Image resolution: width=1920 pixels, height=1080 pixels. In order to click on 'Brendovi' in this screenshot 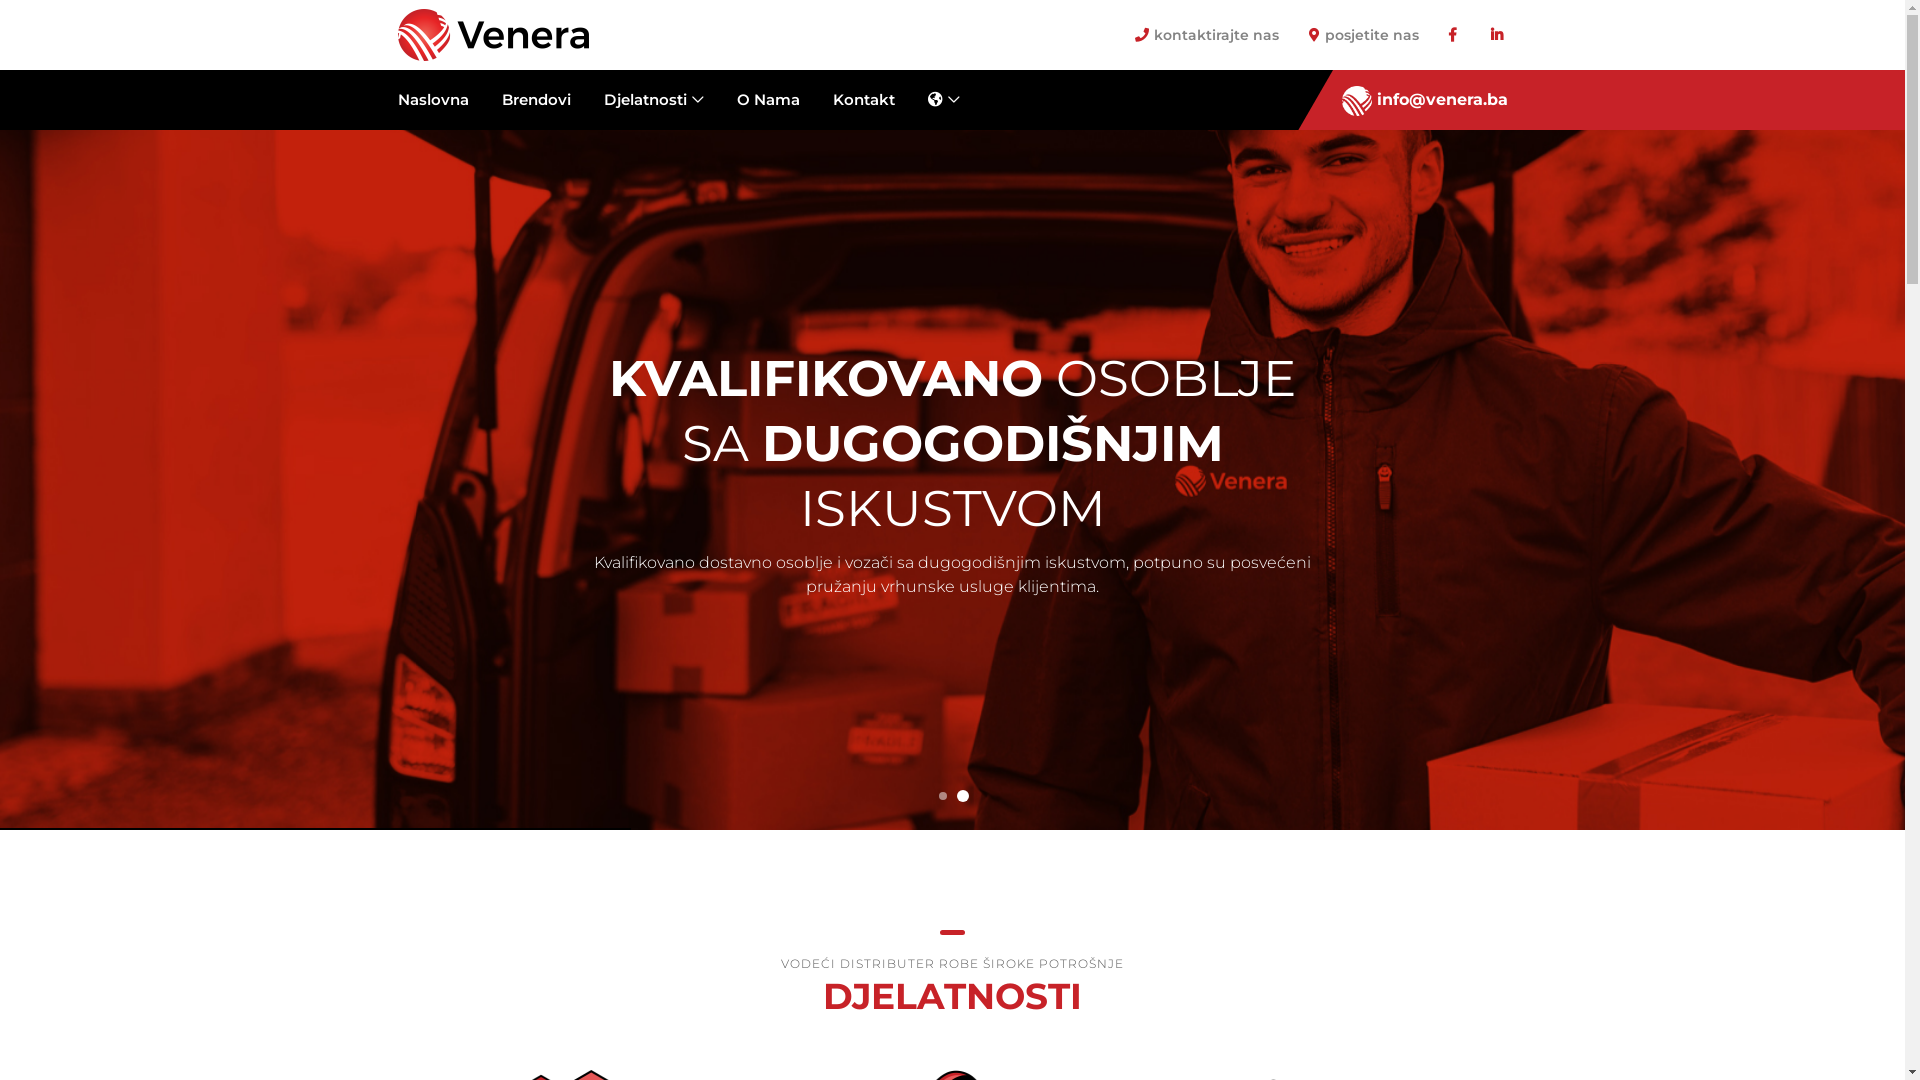, I will do `click(485, 99)`.